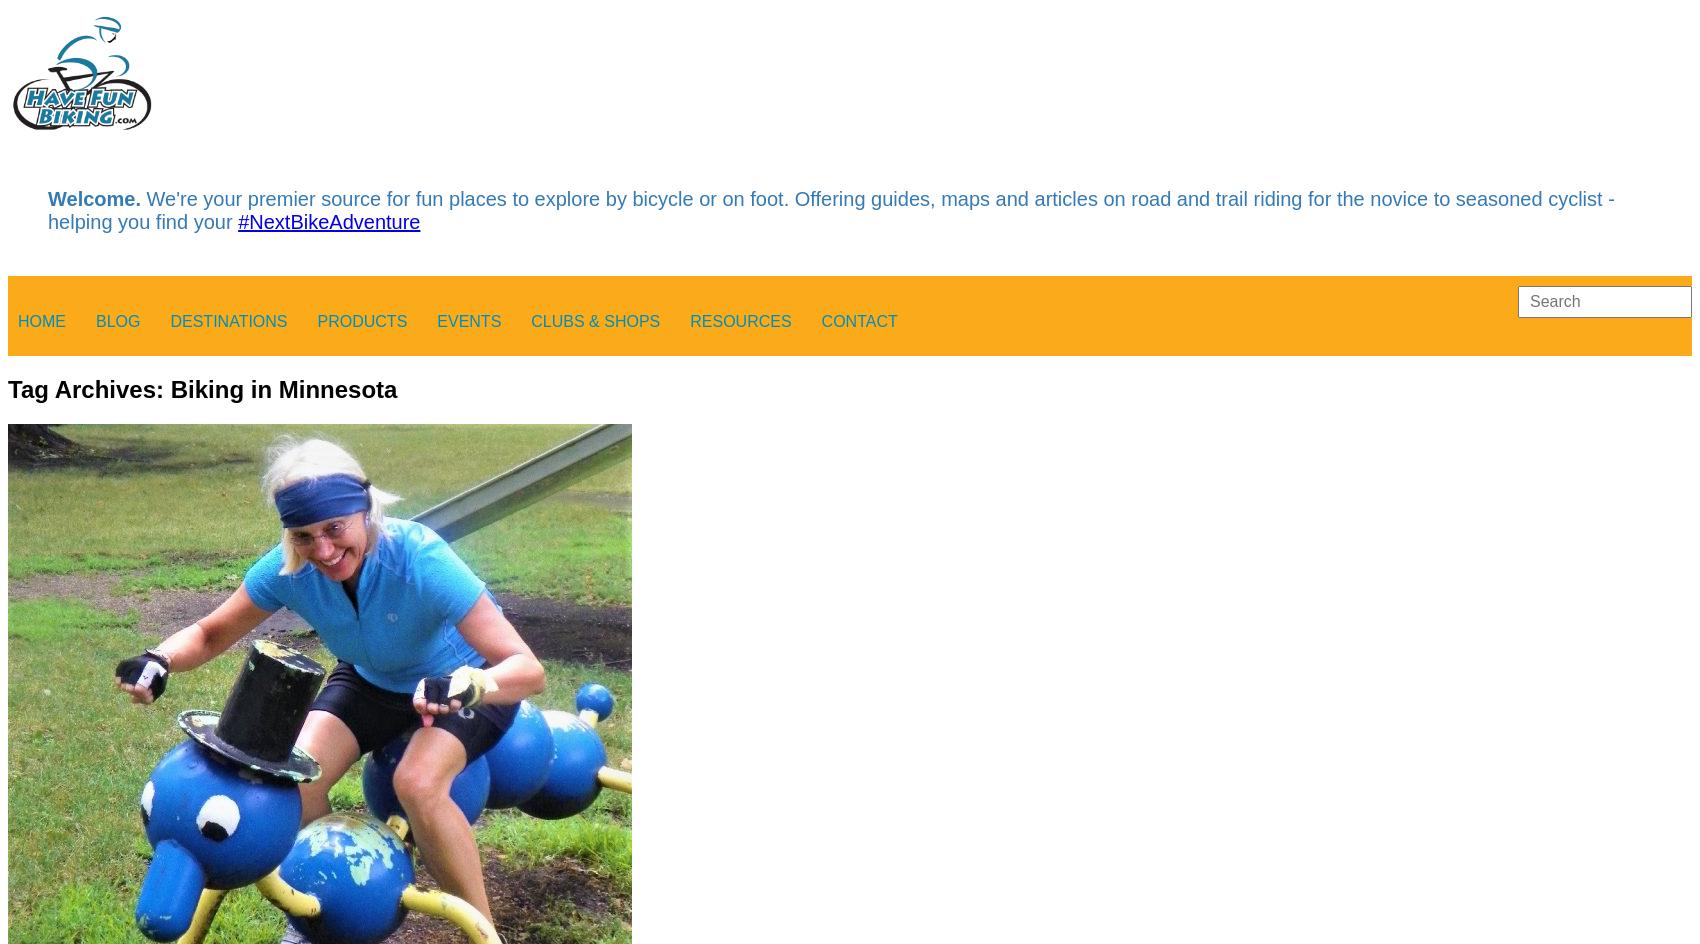  What do you see at coordinates (360, 320) in the screenshot?
I see `'Products'` at bounding box center [360, 320].